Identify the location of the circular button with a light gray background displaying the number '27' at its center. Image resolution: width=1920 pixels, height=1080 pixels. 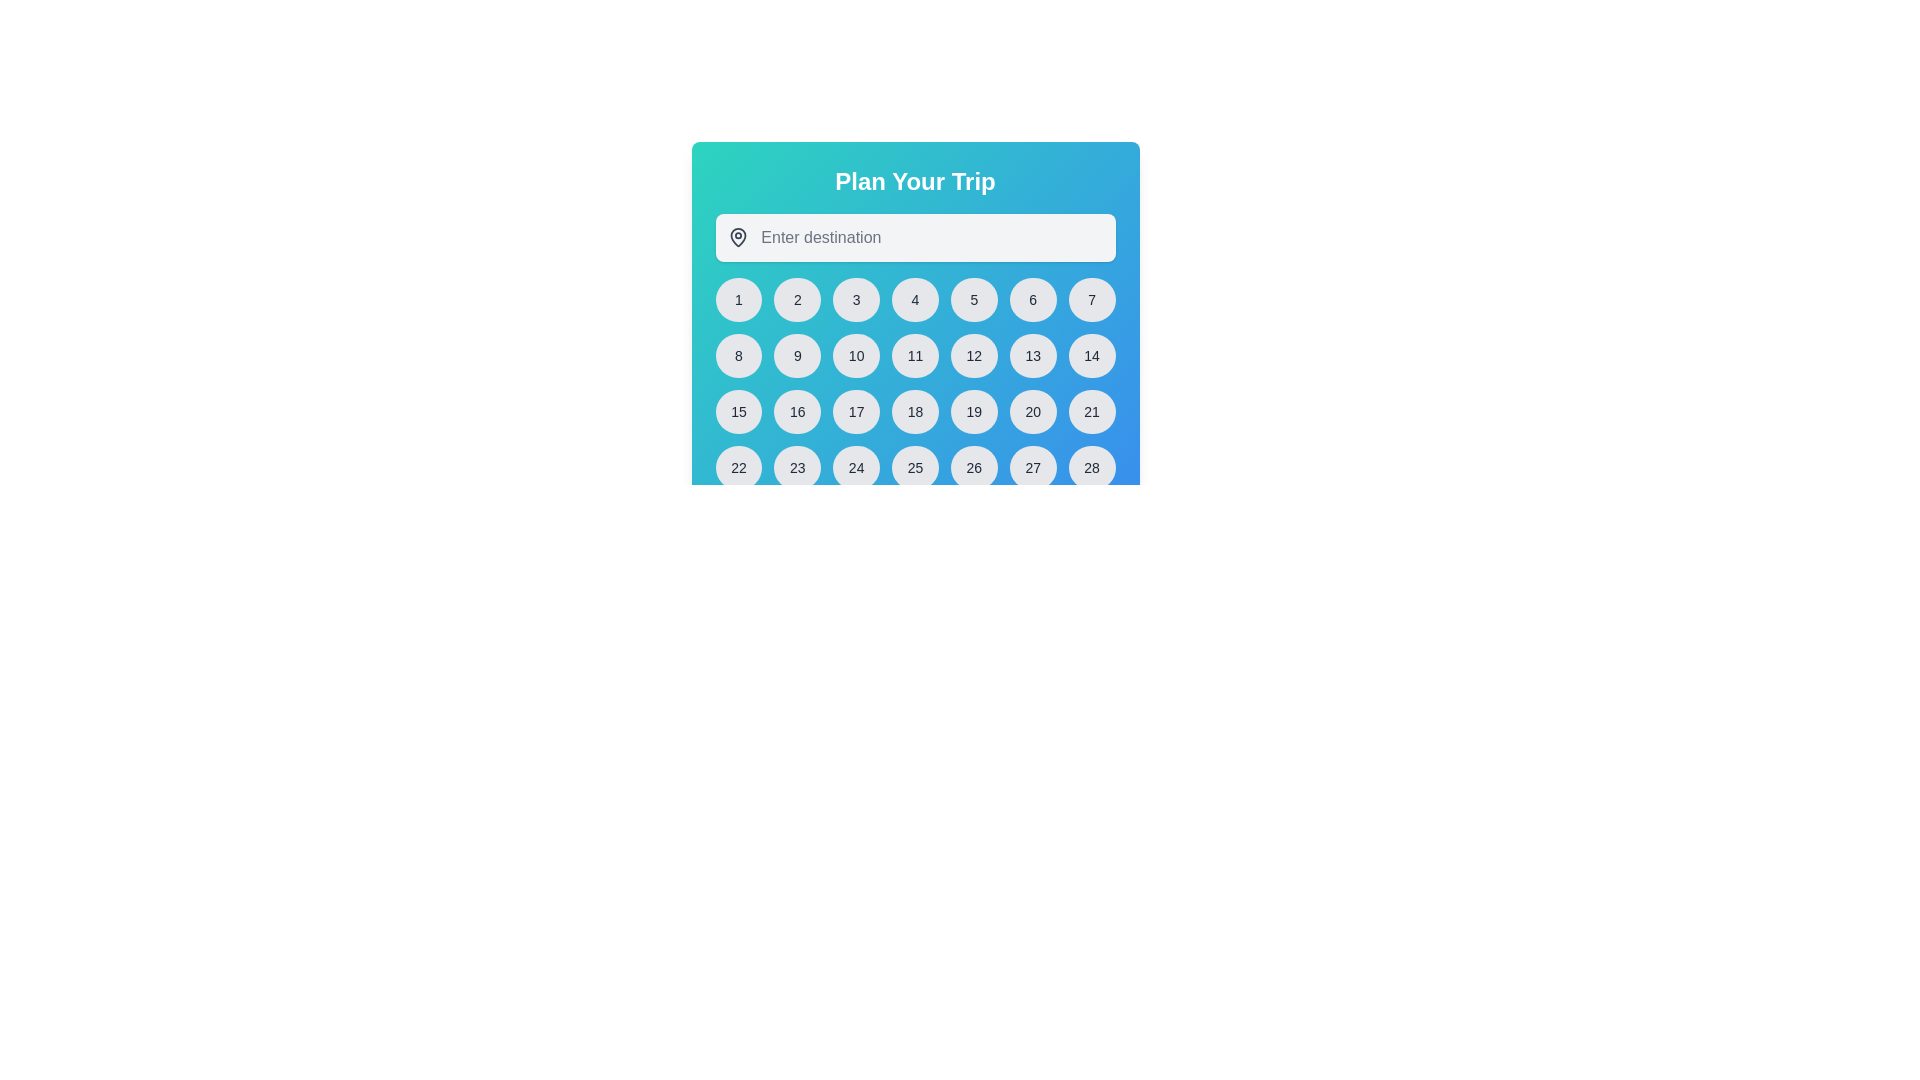
(1033, 467).